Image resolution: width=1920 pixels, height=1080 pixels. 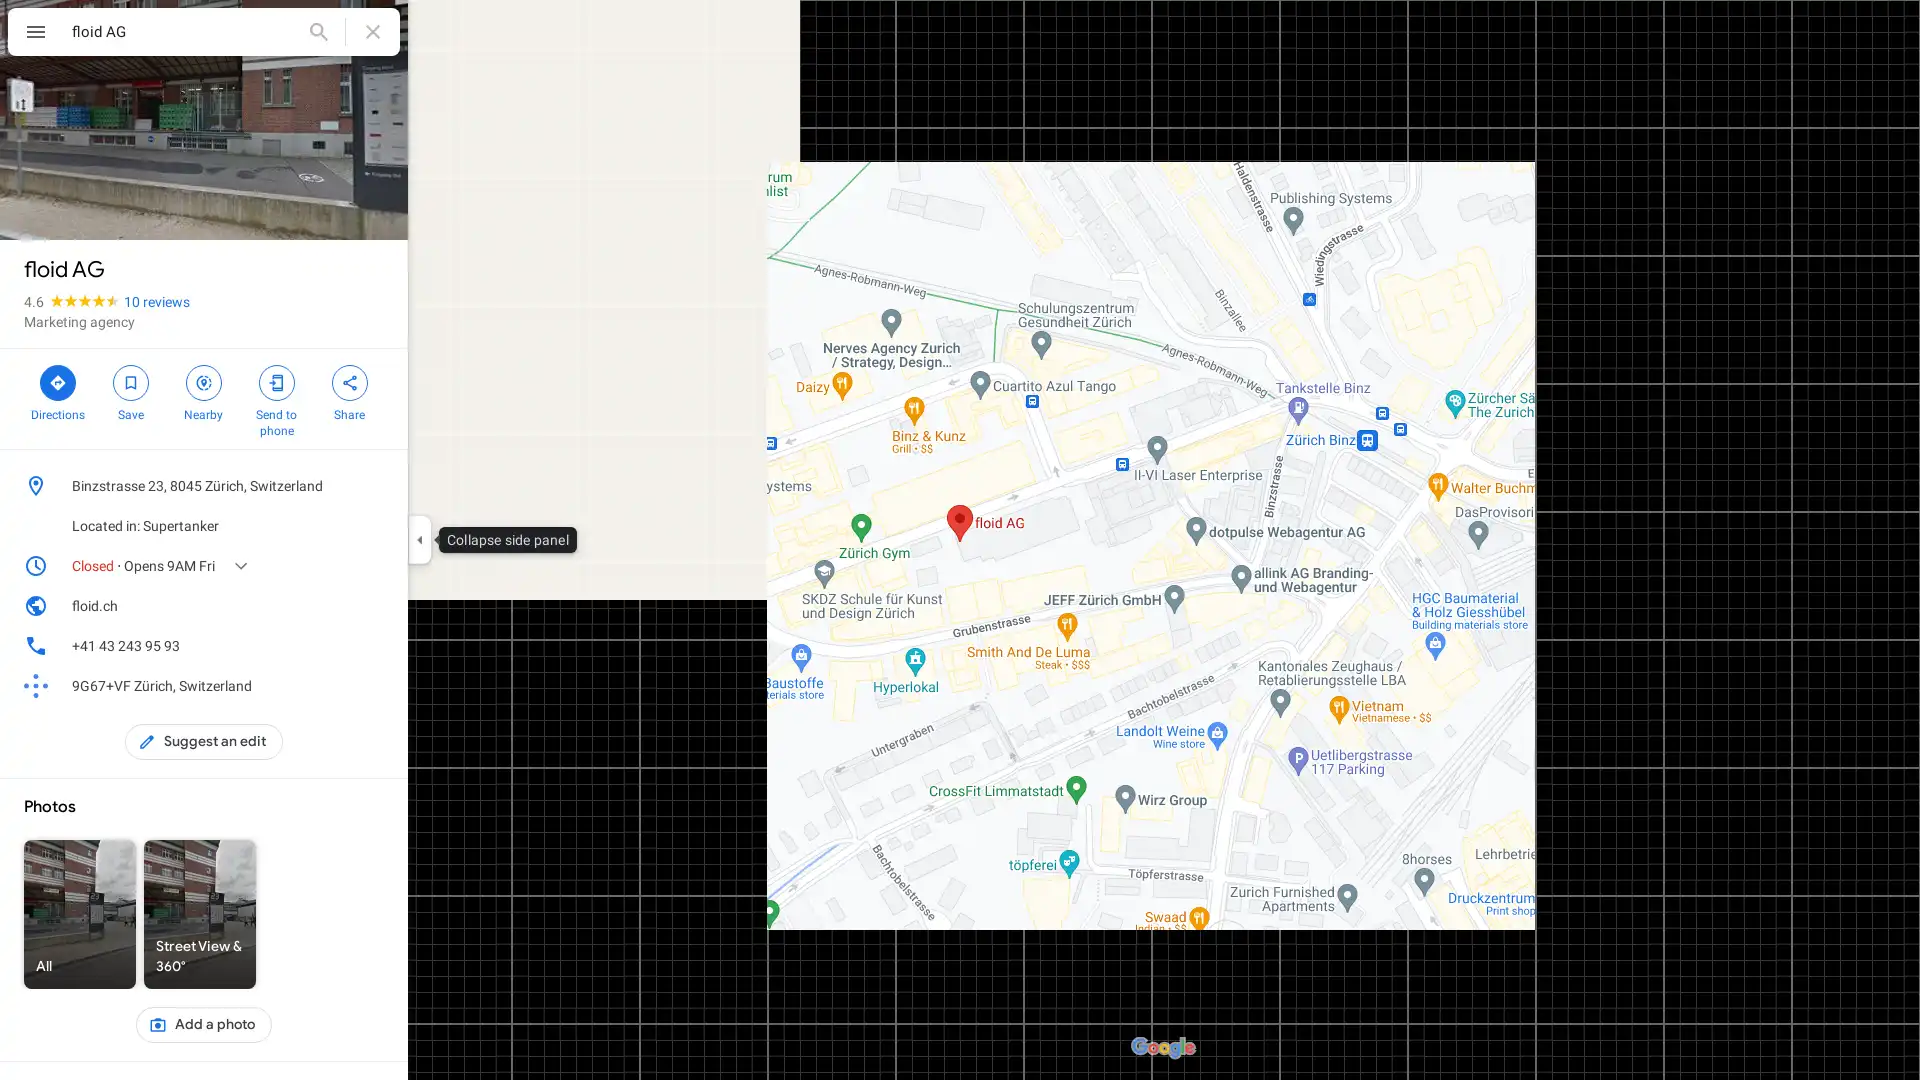 I want to click on Save floid AG in your lists, so click(x=129, y=390).